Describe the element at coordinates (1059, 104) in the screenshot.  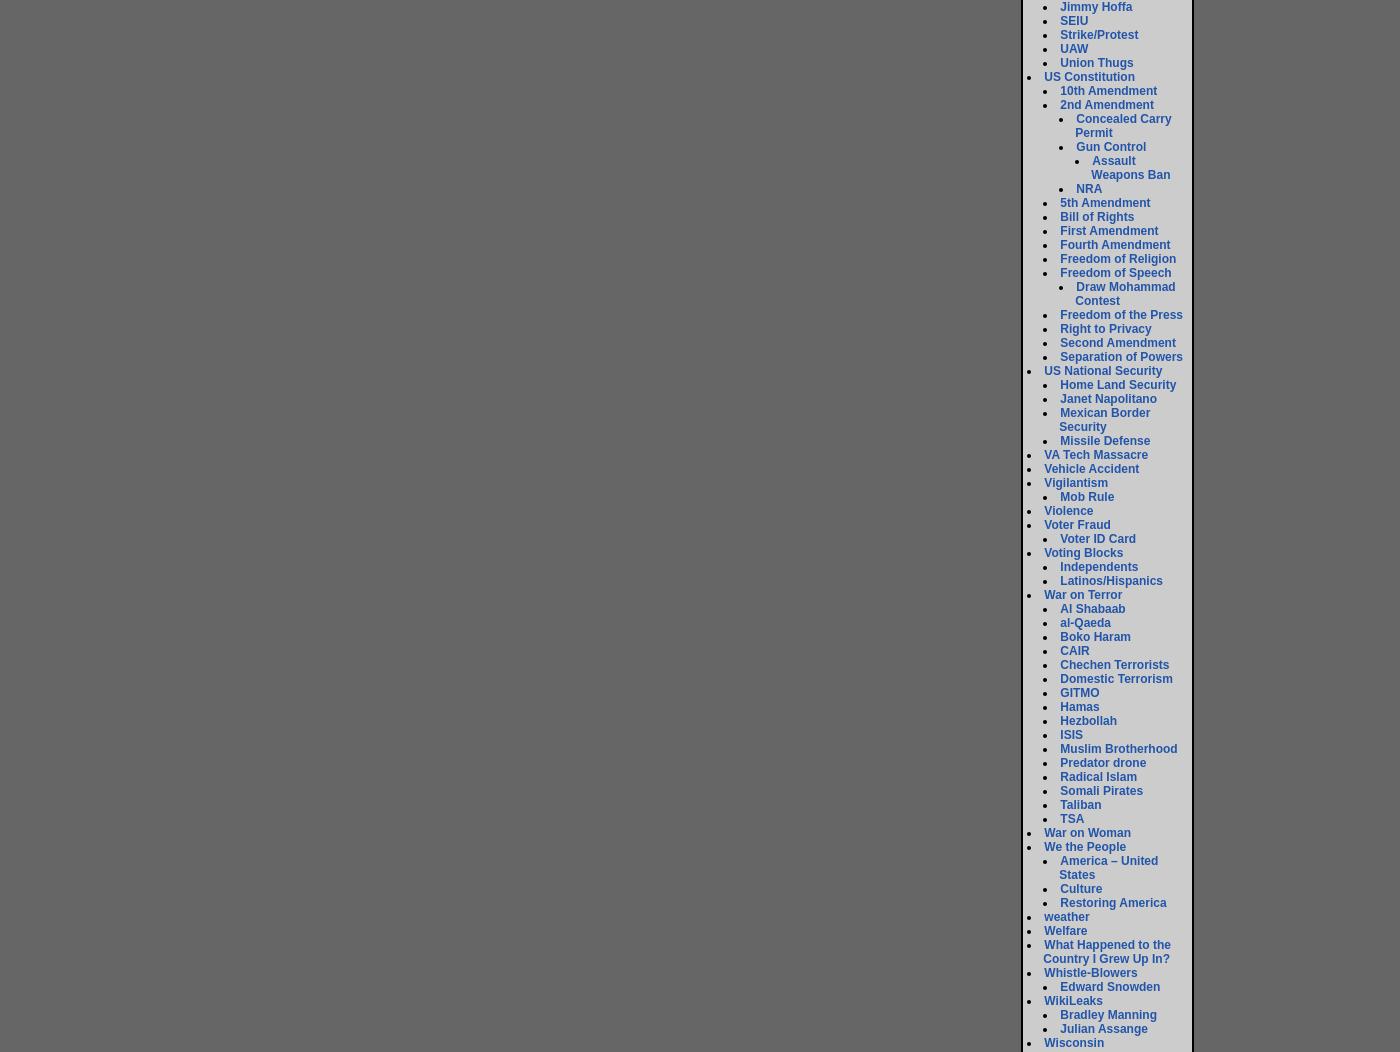
I see `'2nd Amendment'` at that location.